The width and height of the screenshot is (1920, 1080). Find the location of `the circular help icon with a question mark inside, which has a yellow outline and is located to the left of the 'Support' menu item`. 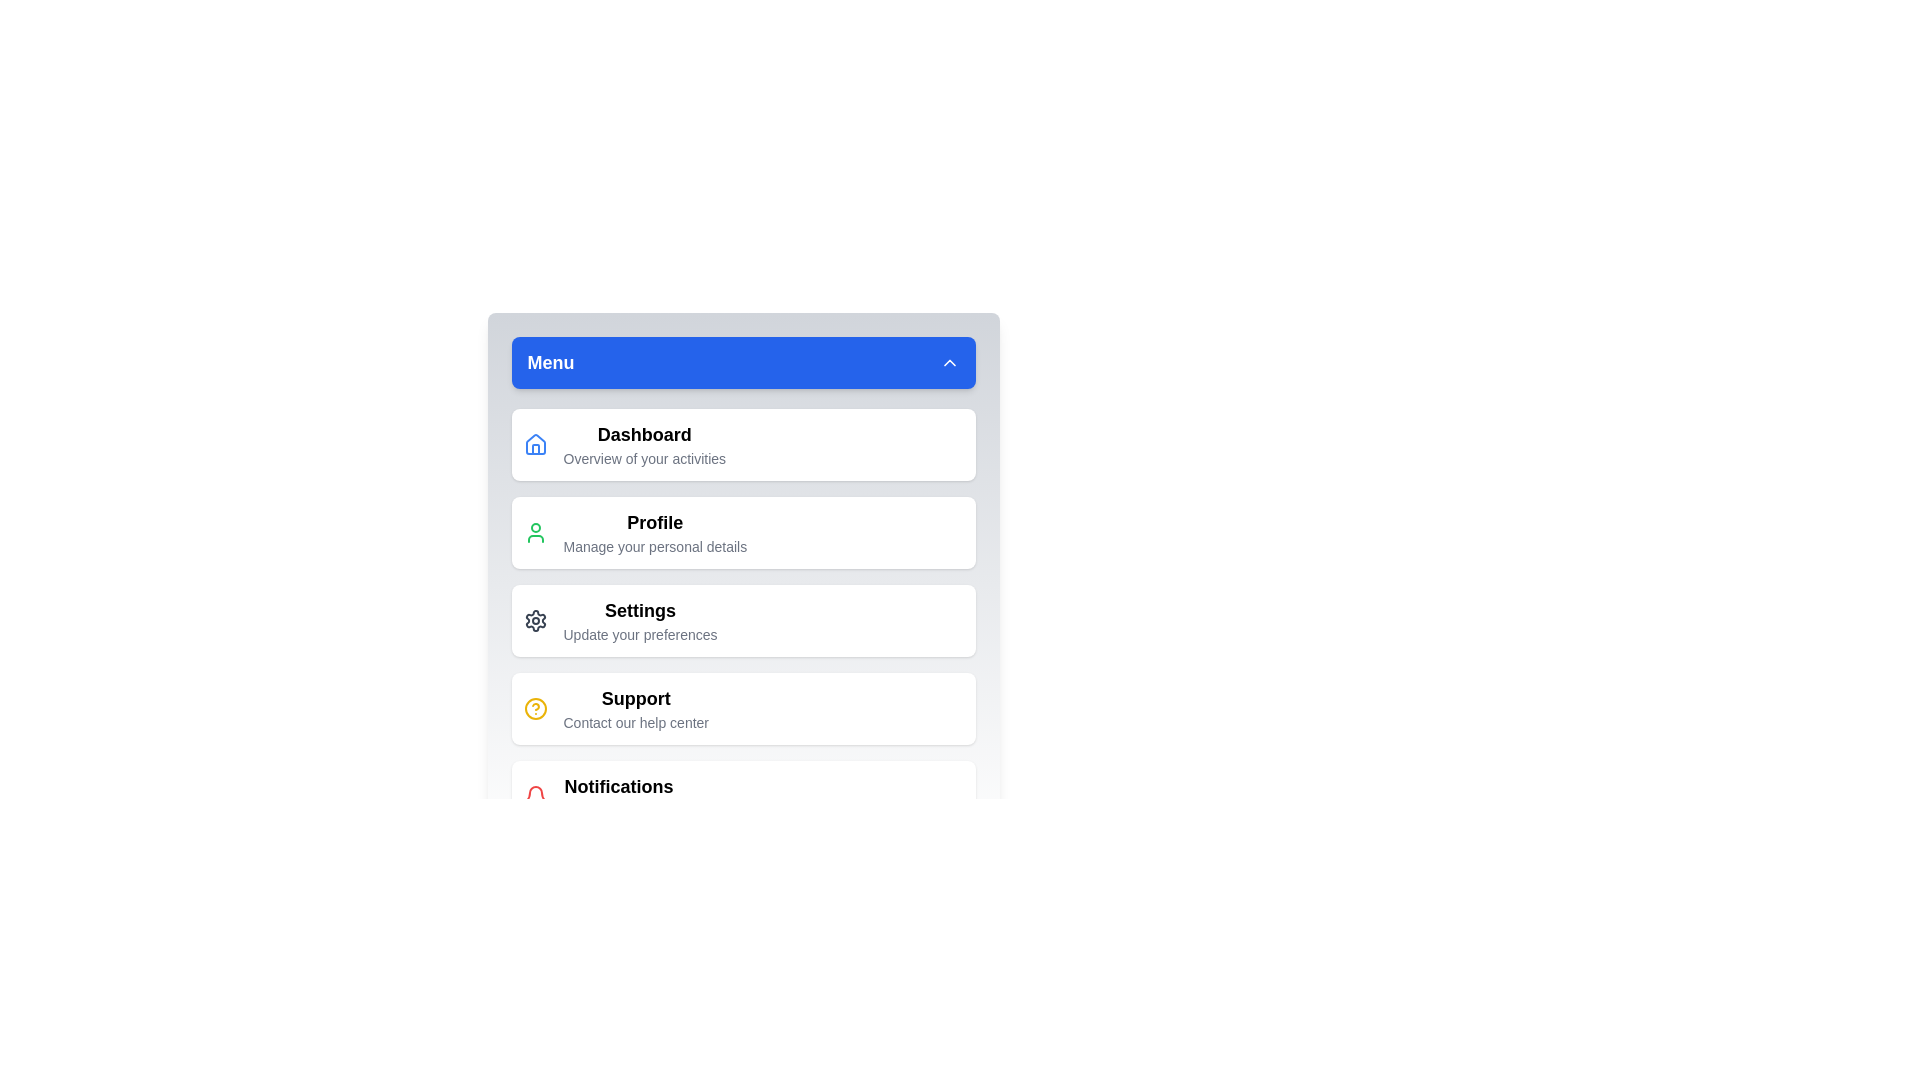

the circular help icon with a question mark inside, which has a yellow outline and is located to the left of the 'Support' menu item is located at coordinates (535, 708).